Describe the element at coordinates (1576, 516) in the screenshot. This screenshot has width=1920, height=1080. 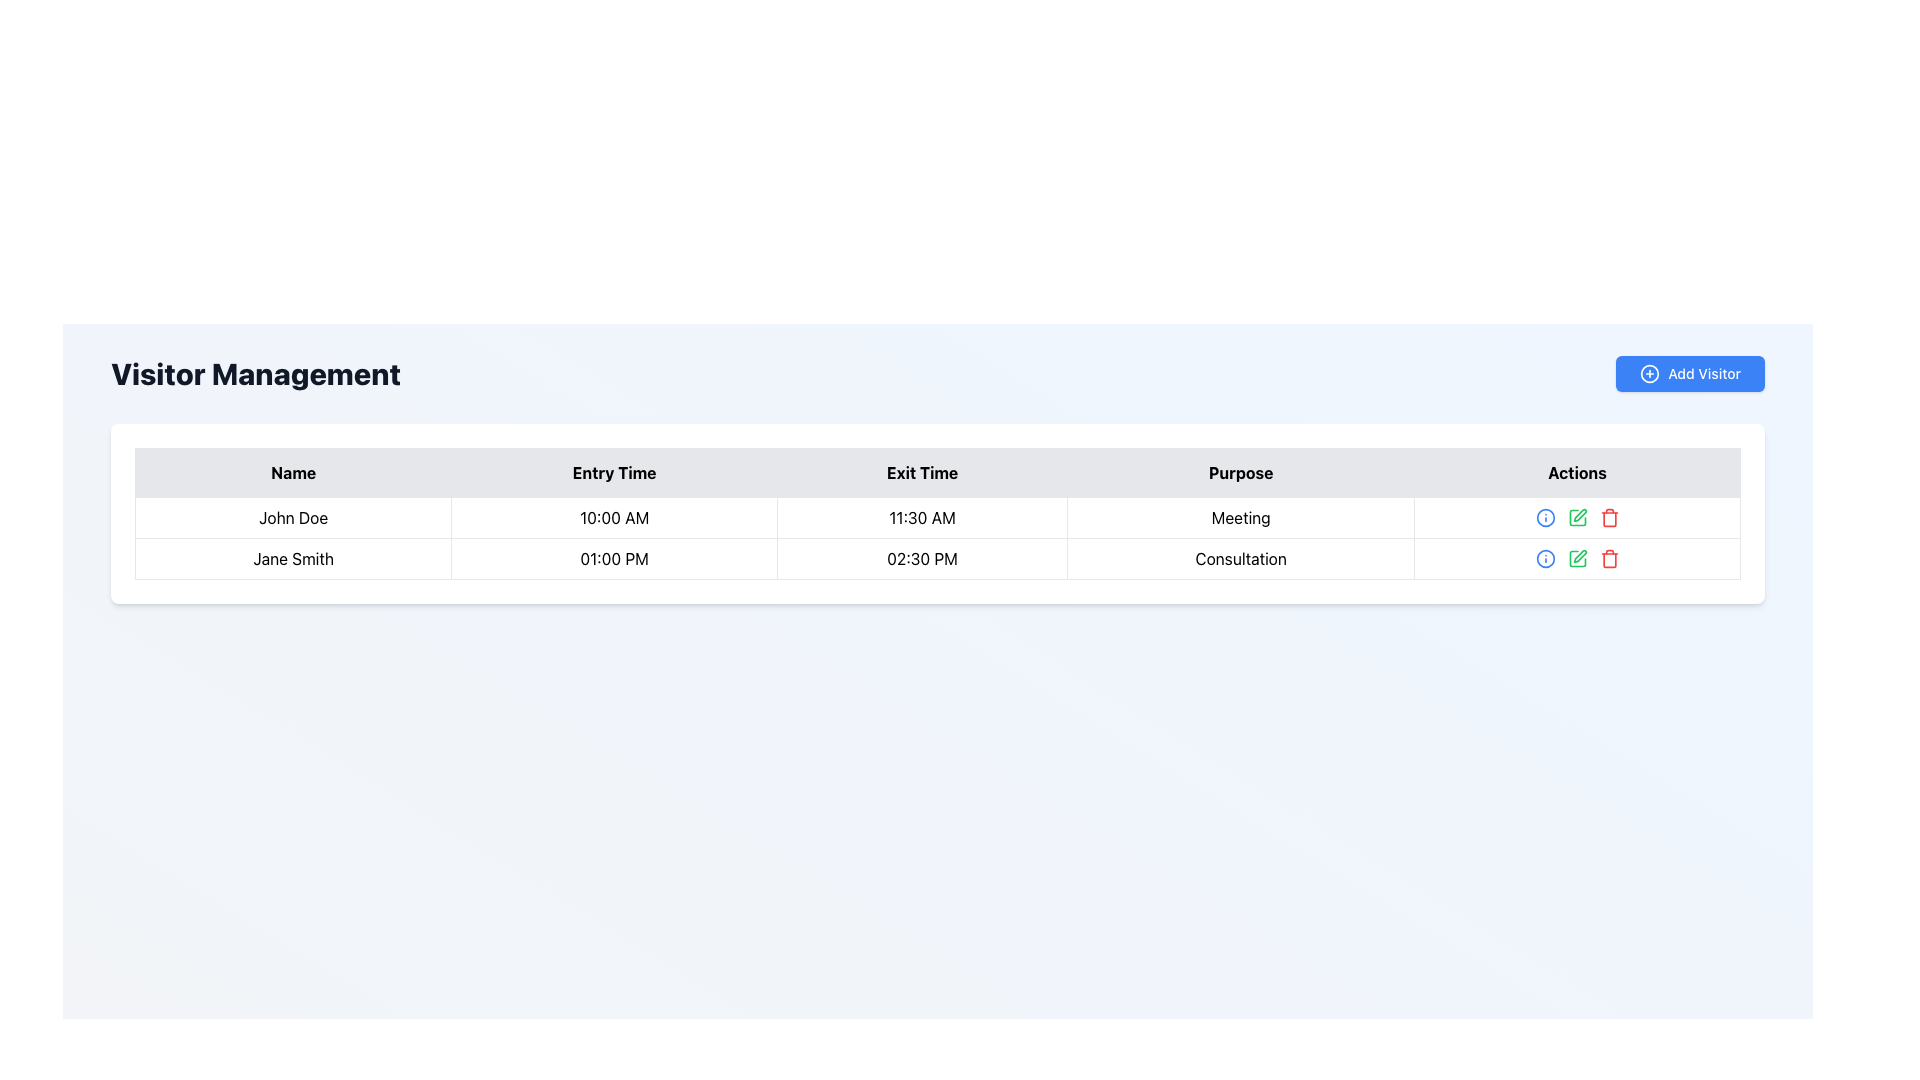
I see `the second interactive icon in the 'Actions' column of the second row of the table` at that location.